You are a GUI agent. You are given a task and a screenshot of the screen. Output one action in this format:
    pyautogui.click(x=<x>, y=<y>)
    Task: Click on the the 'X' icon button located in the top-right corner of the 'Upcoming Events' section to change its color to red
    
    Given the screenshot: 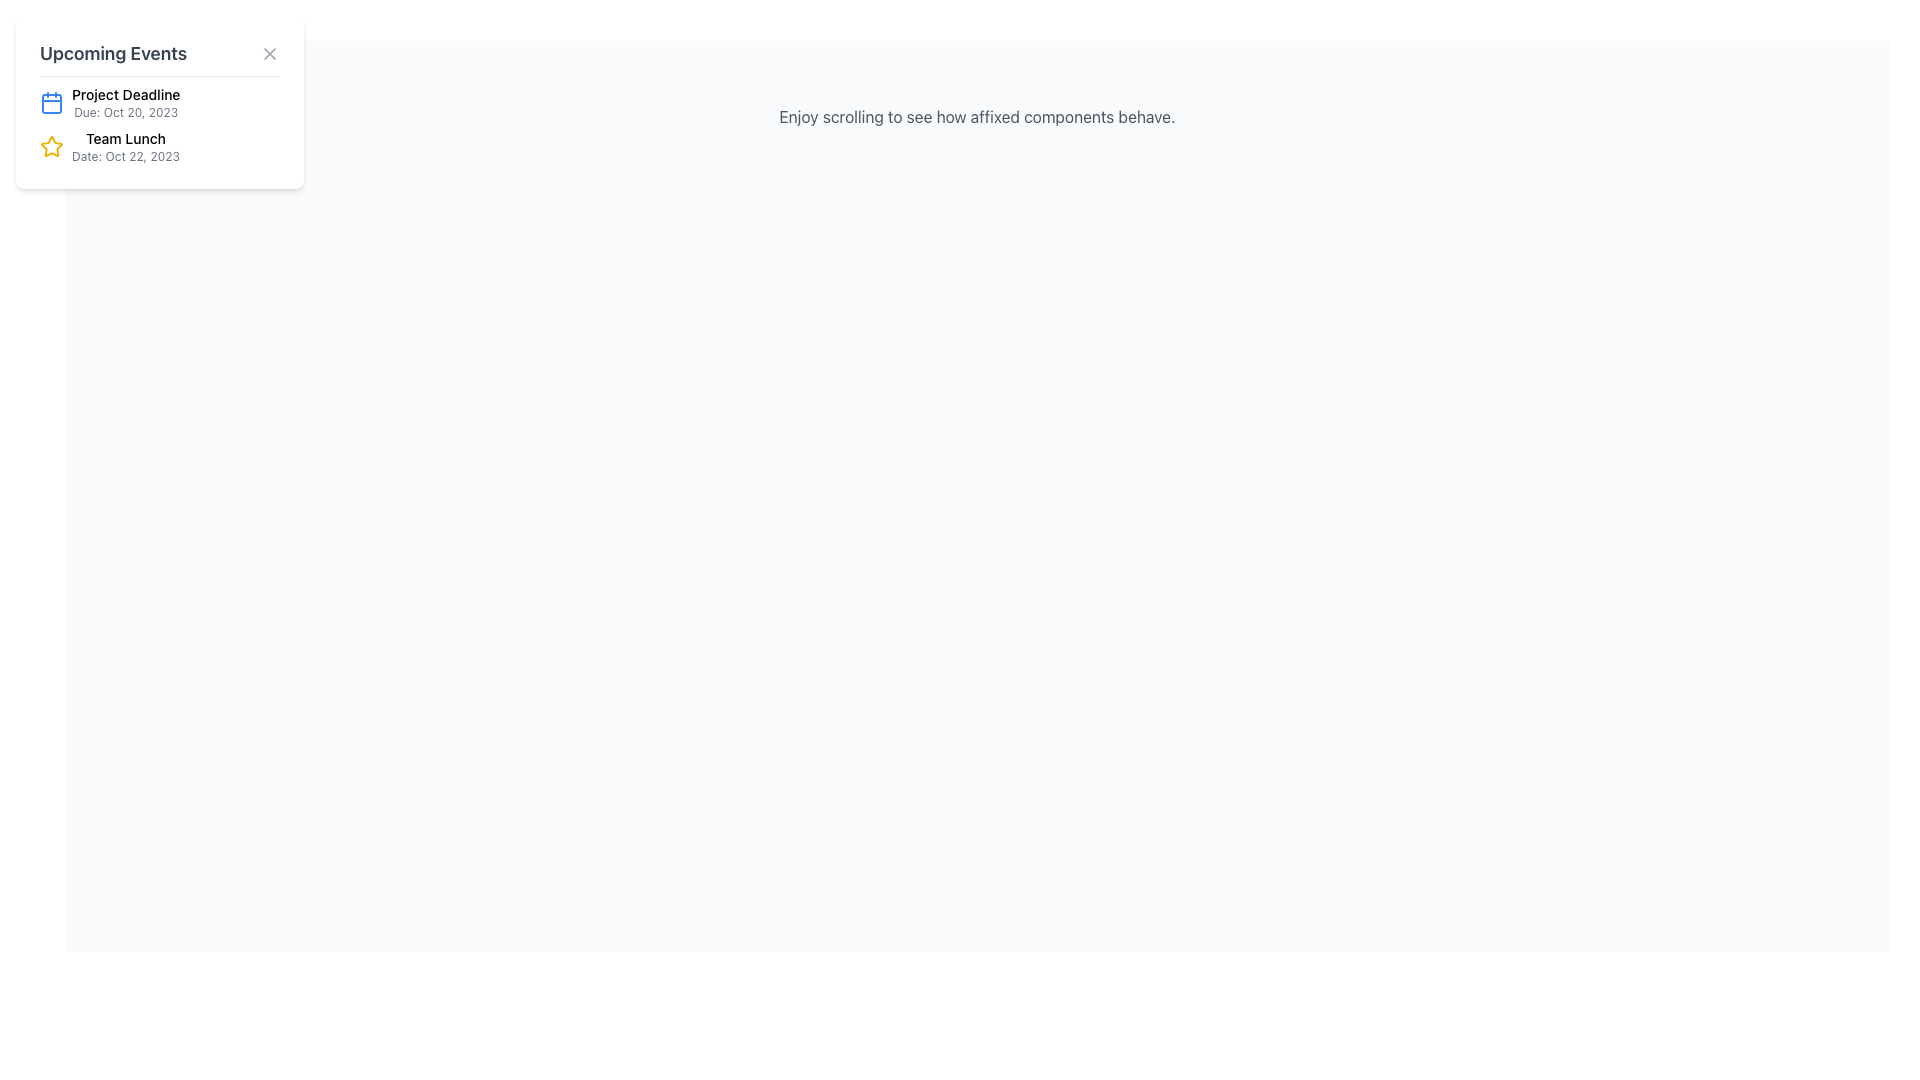 What is the action you would take?
    pyautogui.click(x=268, y=53)
    